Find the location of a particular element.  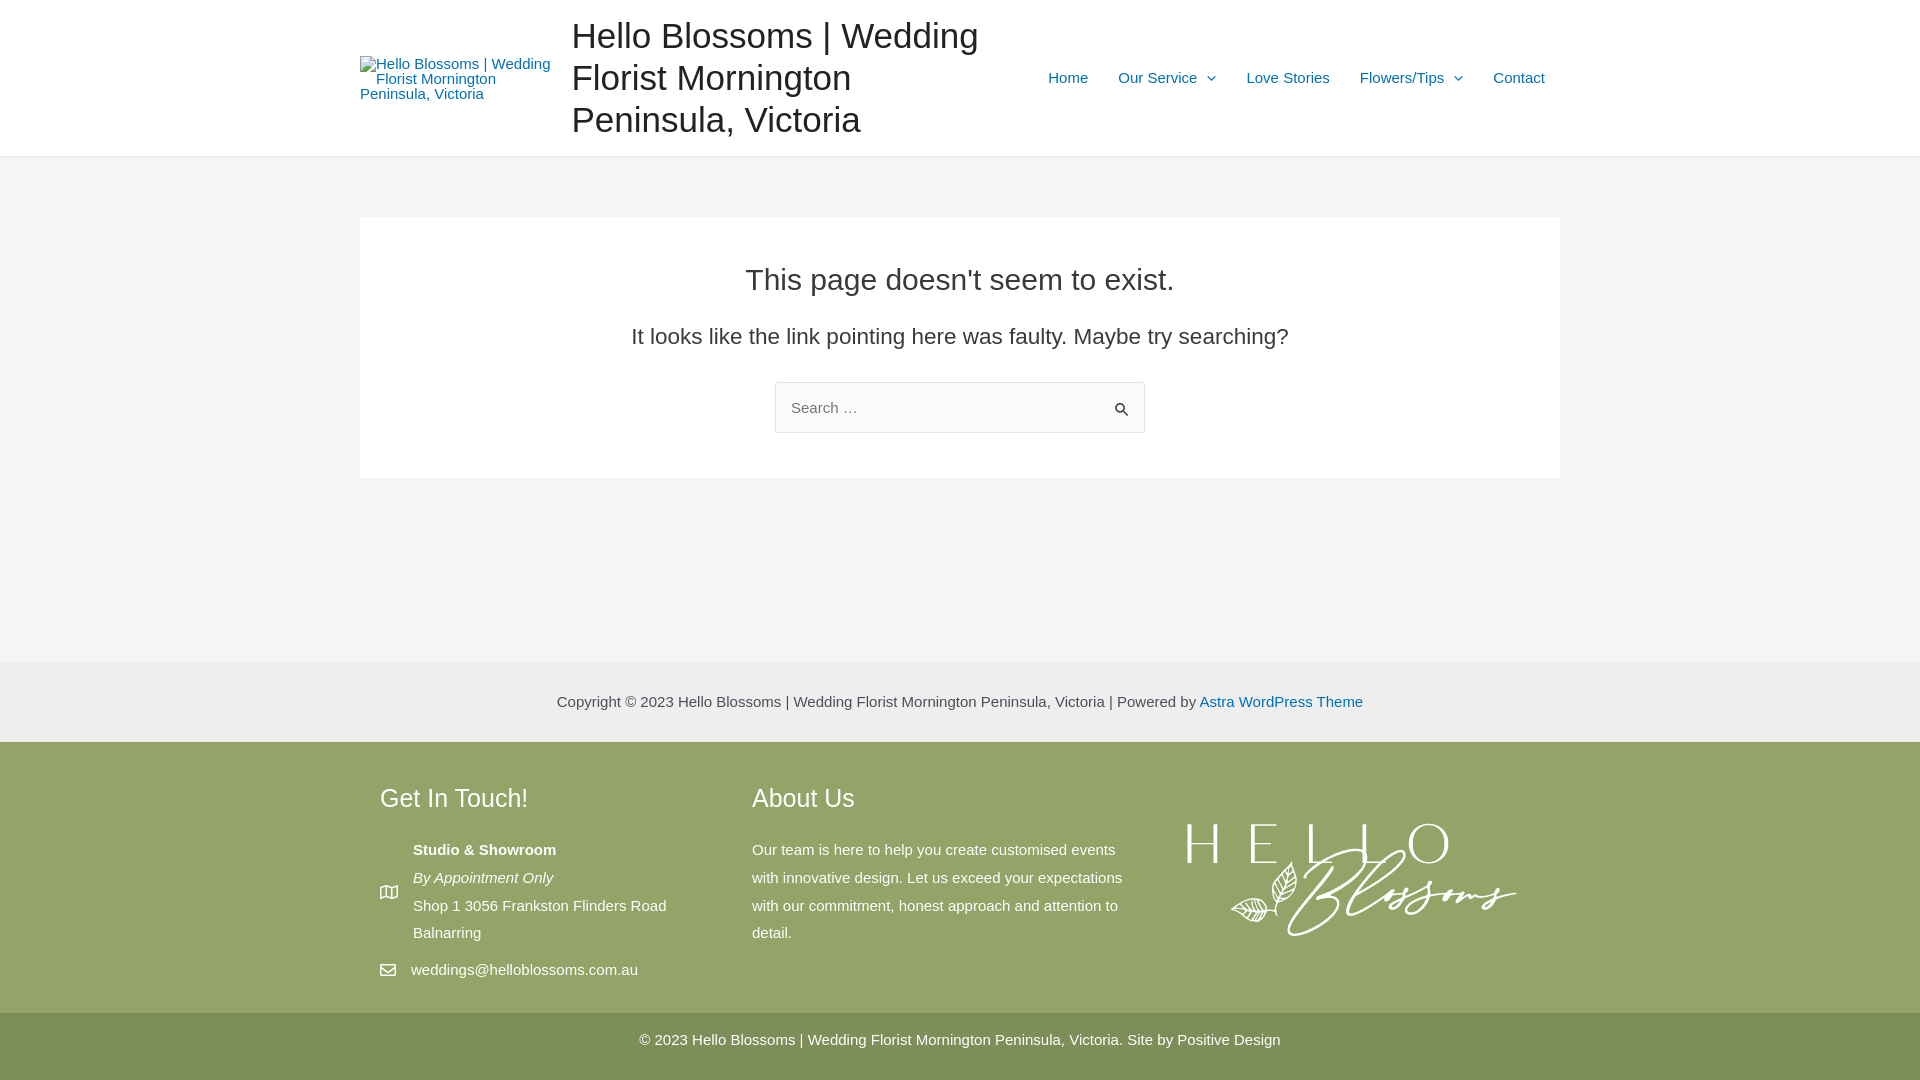

'Our Service' is located at coordinates (1166, 76).